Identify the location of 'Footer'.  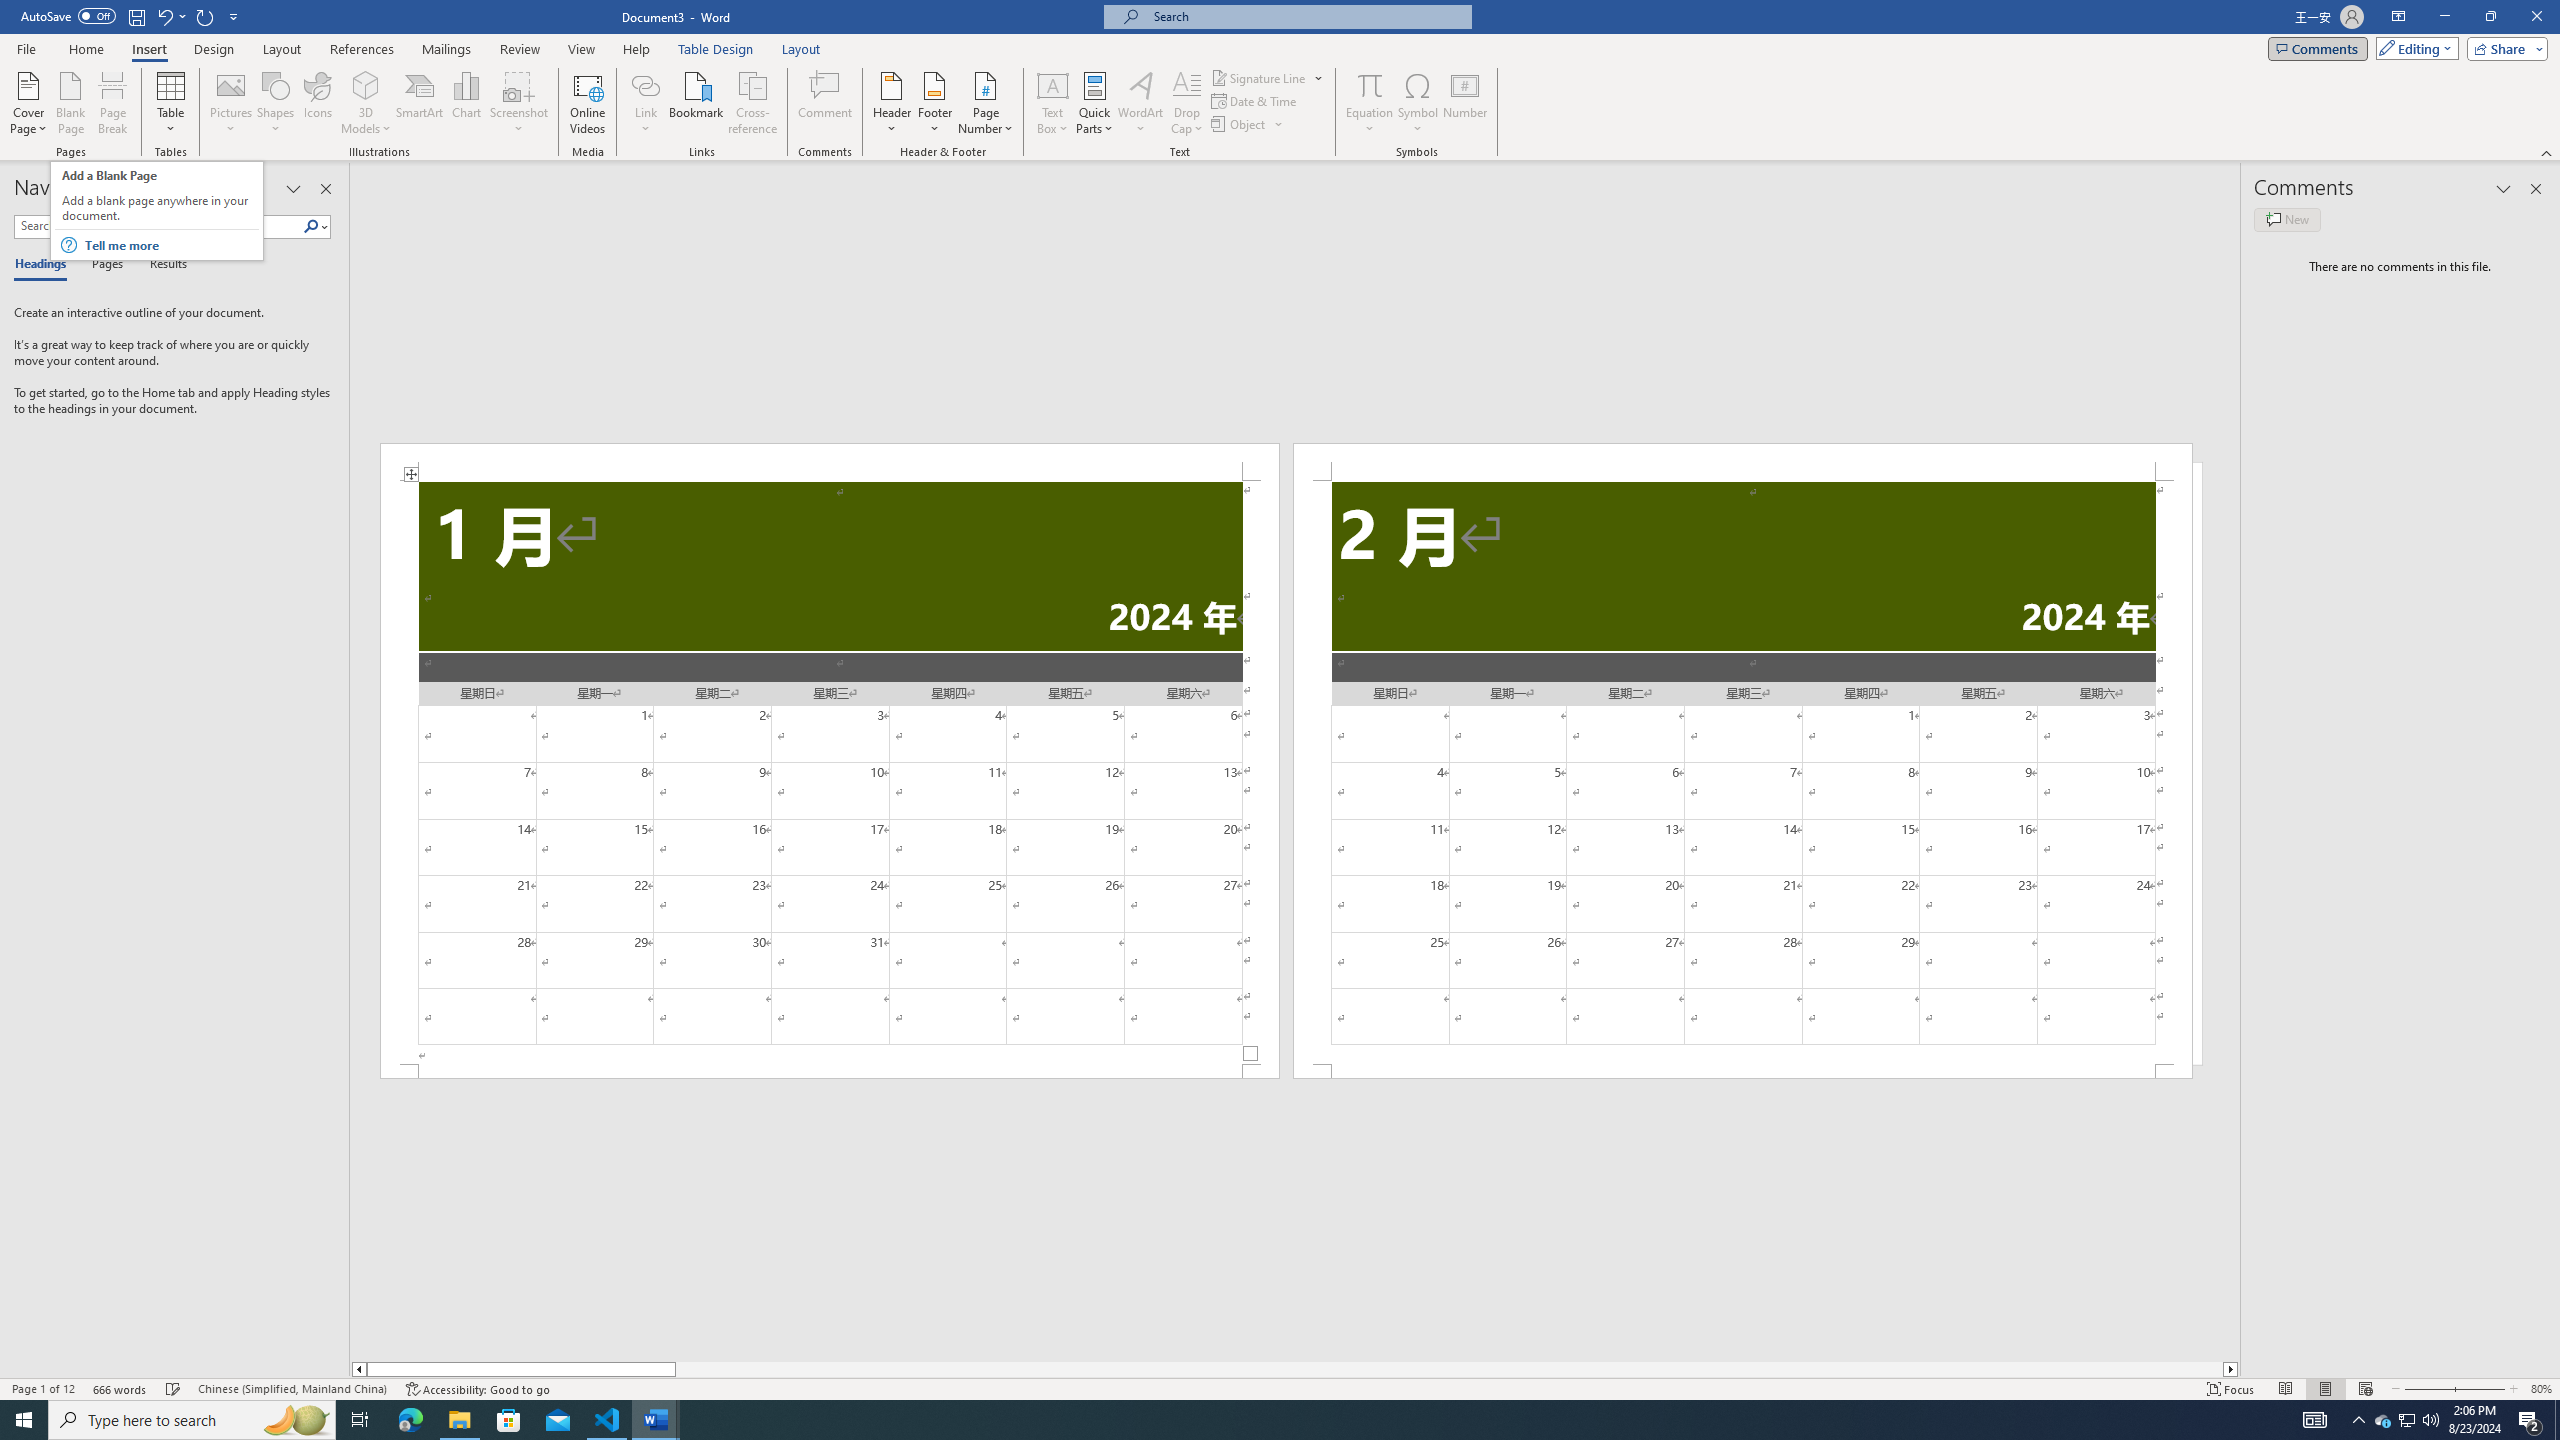
(933, 103).